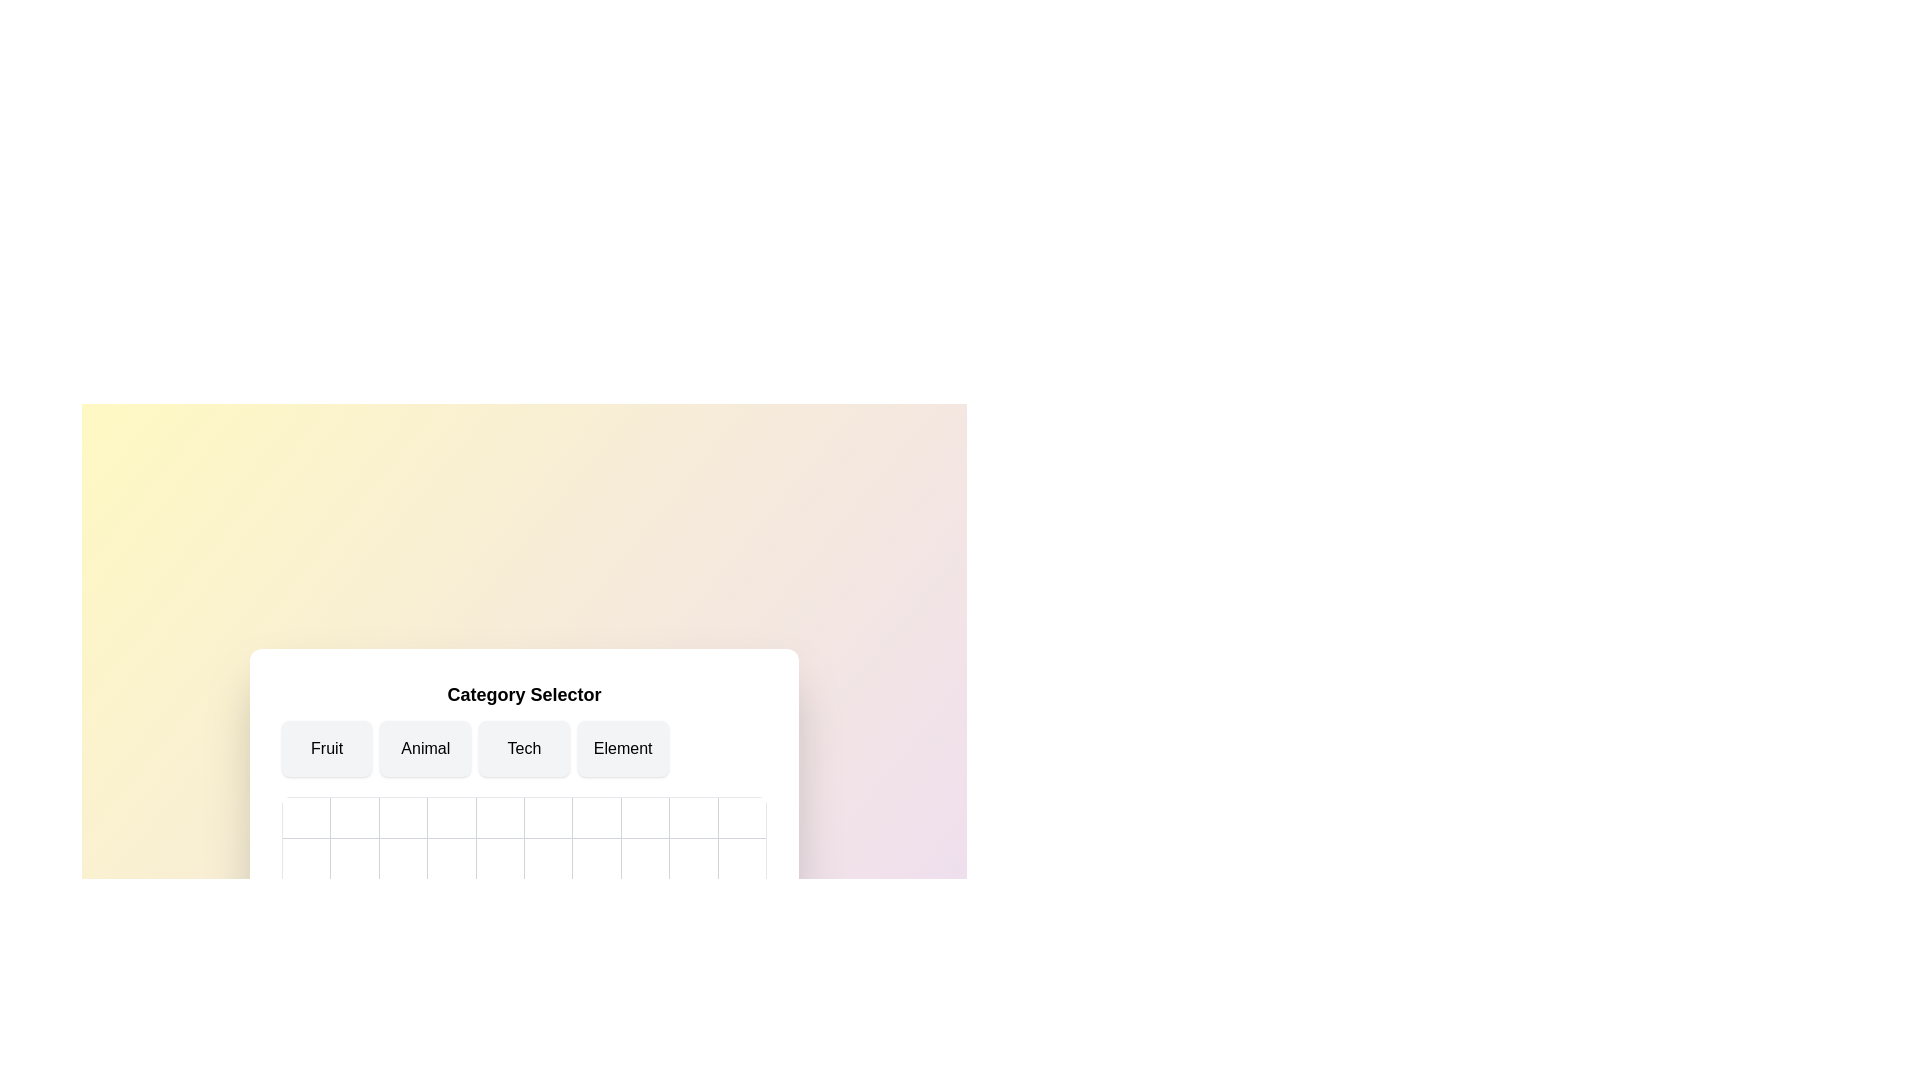 The width and height of the screenshot is (1920, 1080). What do you see at coordinates (425, 748) in the screenshot?
I see `the category Animal to select it` at bounding box center [425, 748].